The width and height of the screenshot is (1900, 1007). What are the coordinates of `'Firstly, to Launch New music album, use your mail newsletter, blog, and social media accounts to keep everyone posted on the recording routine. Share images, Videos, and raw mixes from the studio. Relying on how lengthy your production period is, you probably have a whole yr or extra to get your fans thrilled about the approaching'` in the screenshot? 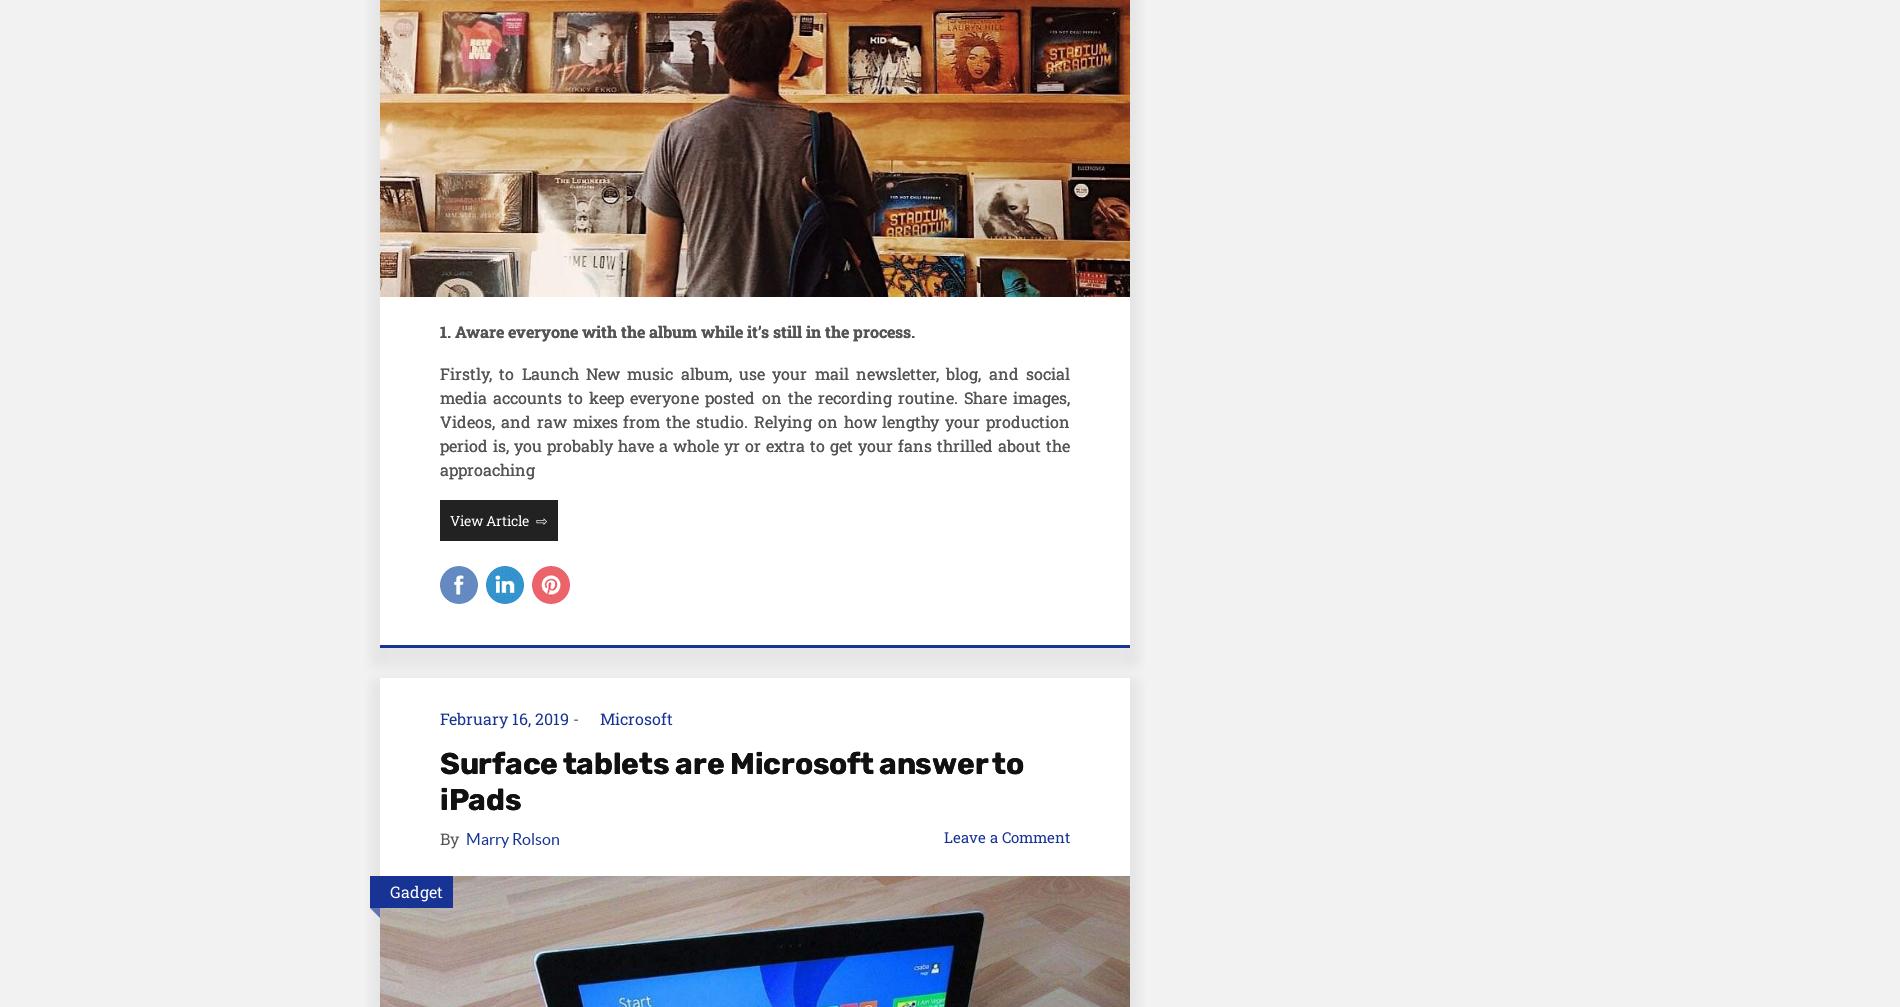 It's located at (754, 421).